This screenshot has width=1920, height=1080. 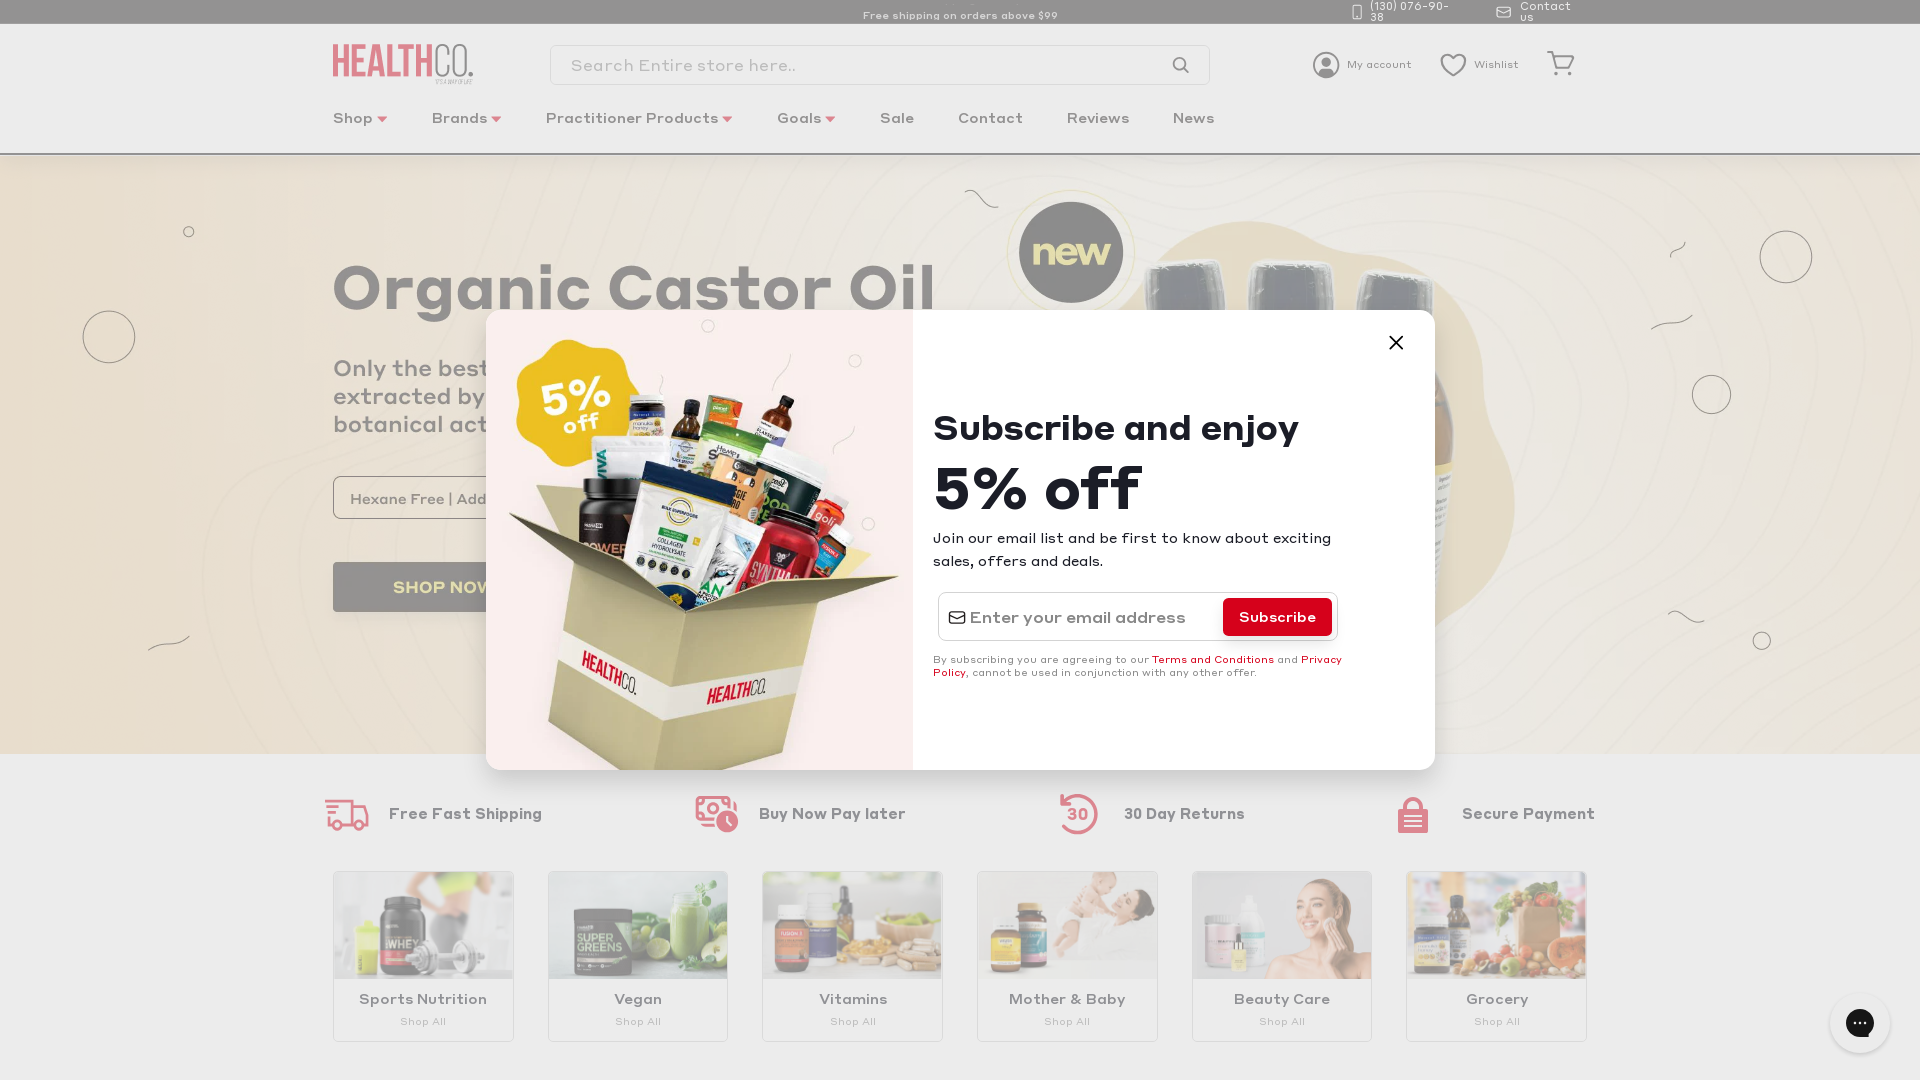 I want to click on 'News', so click(x=1193, y=129).